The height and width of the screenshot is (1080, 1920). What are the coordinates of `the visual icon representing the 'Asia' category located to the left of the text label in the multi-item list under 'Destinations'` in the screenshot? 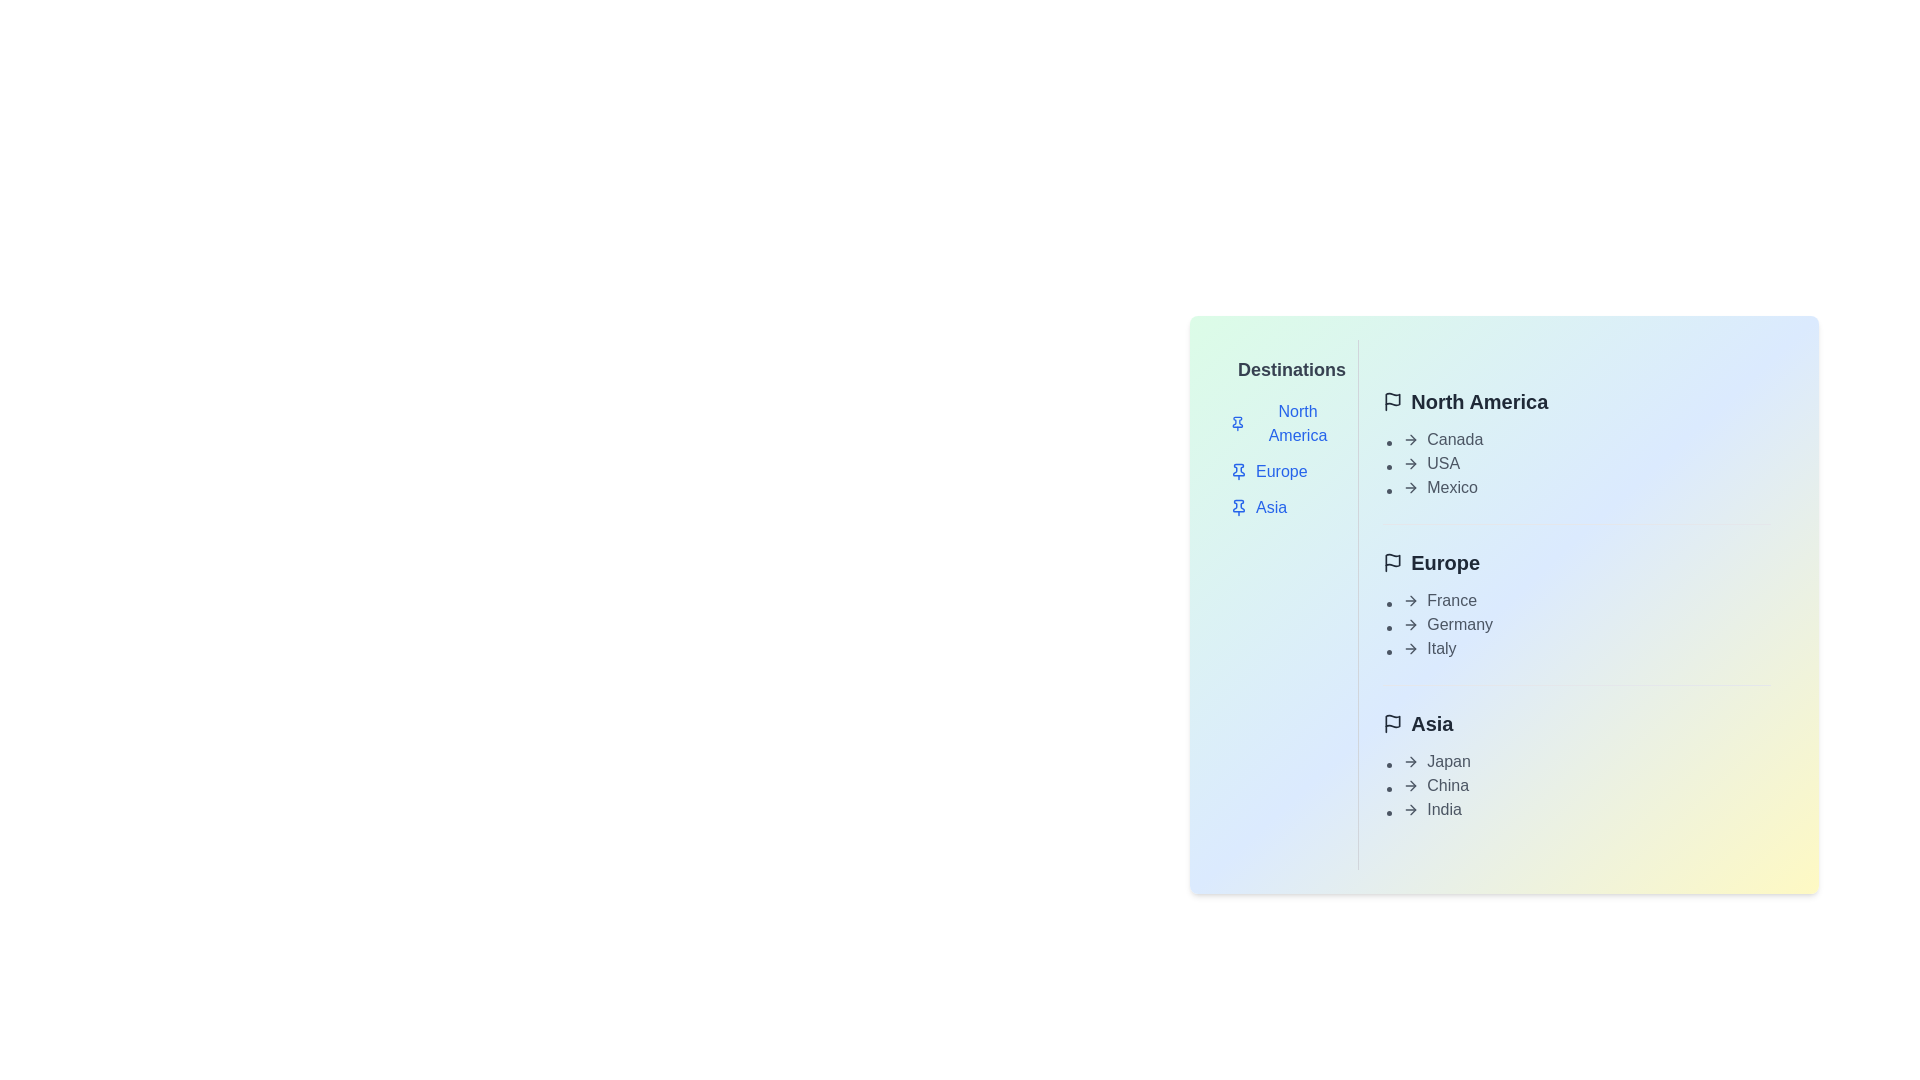 It's located at (1237, 507).